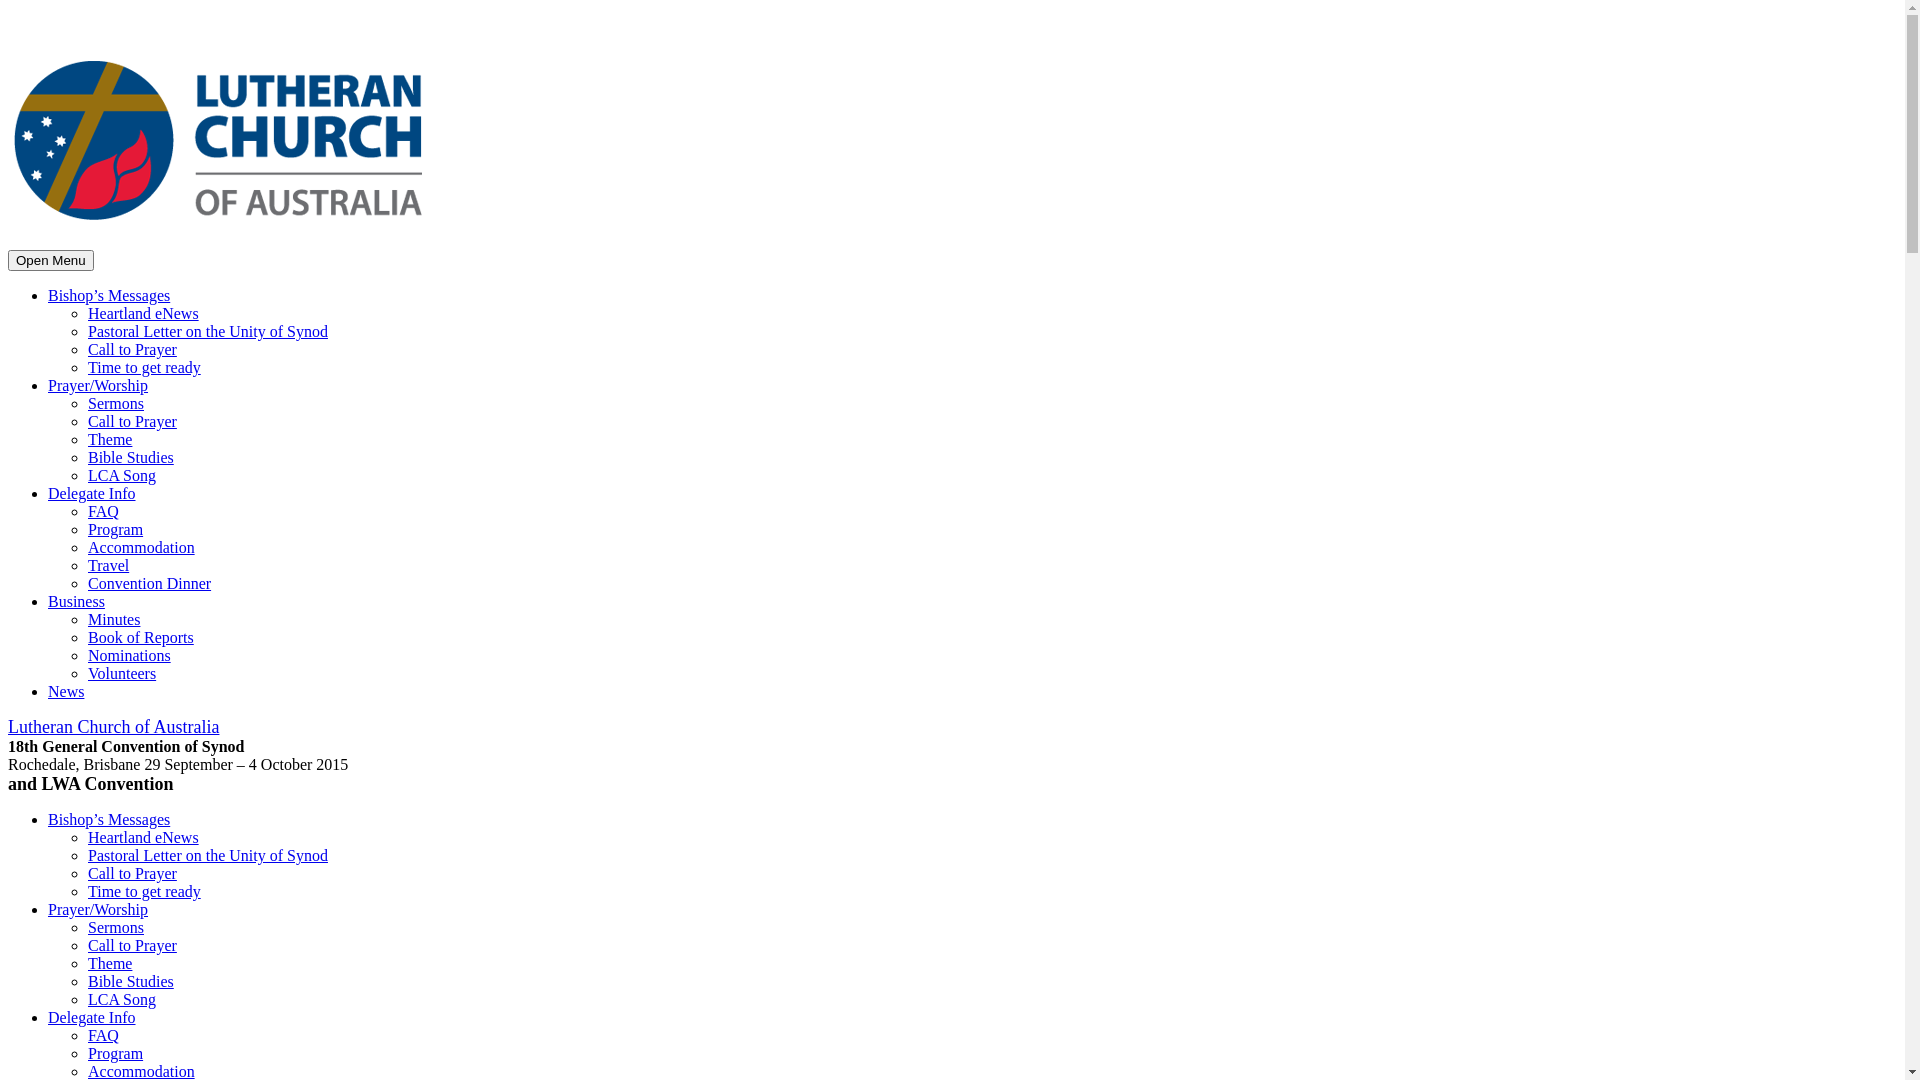 Image resolution: width=1920 pixels, height=1080 pixels. What do you see at coordinates (76, 600) in the screenshot?
I see `'Business'` at bounding box center [76, 600].